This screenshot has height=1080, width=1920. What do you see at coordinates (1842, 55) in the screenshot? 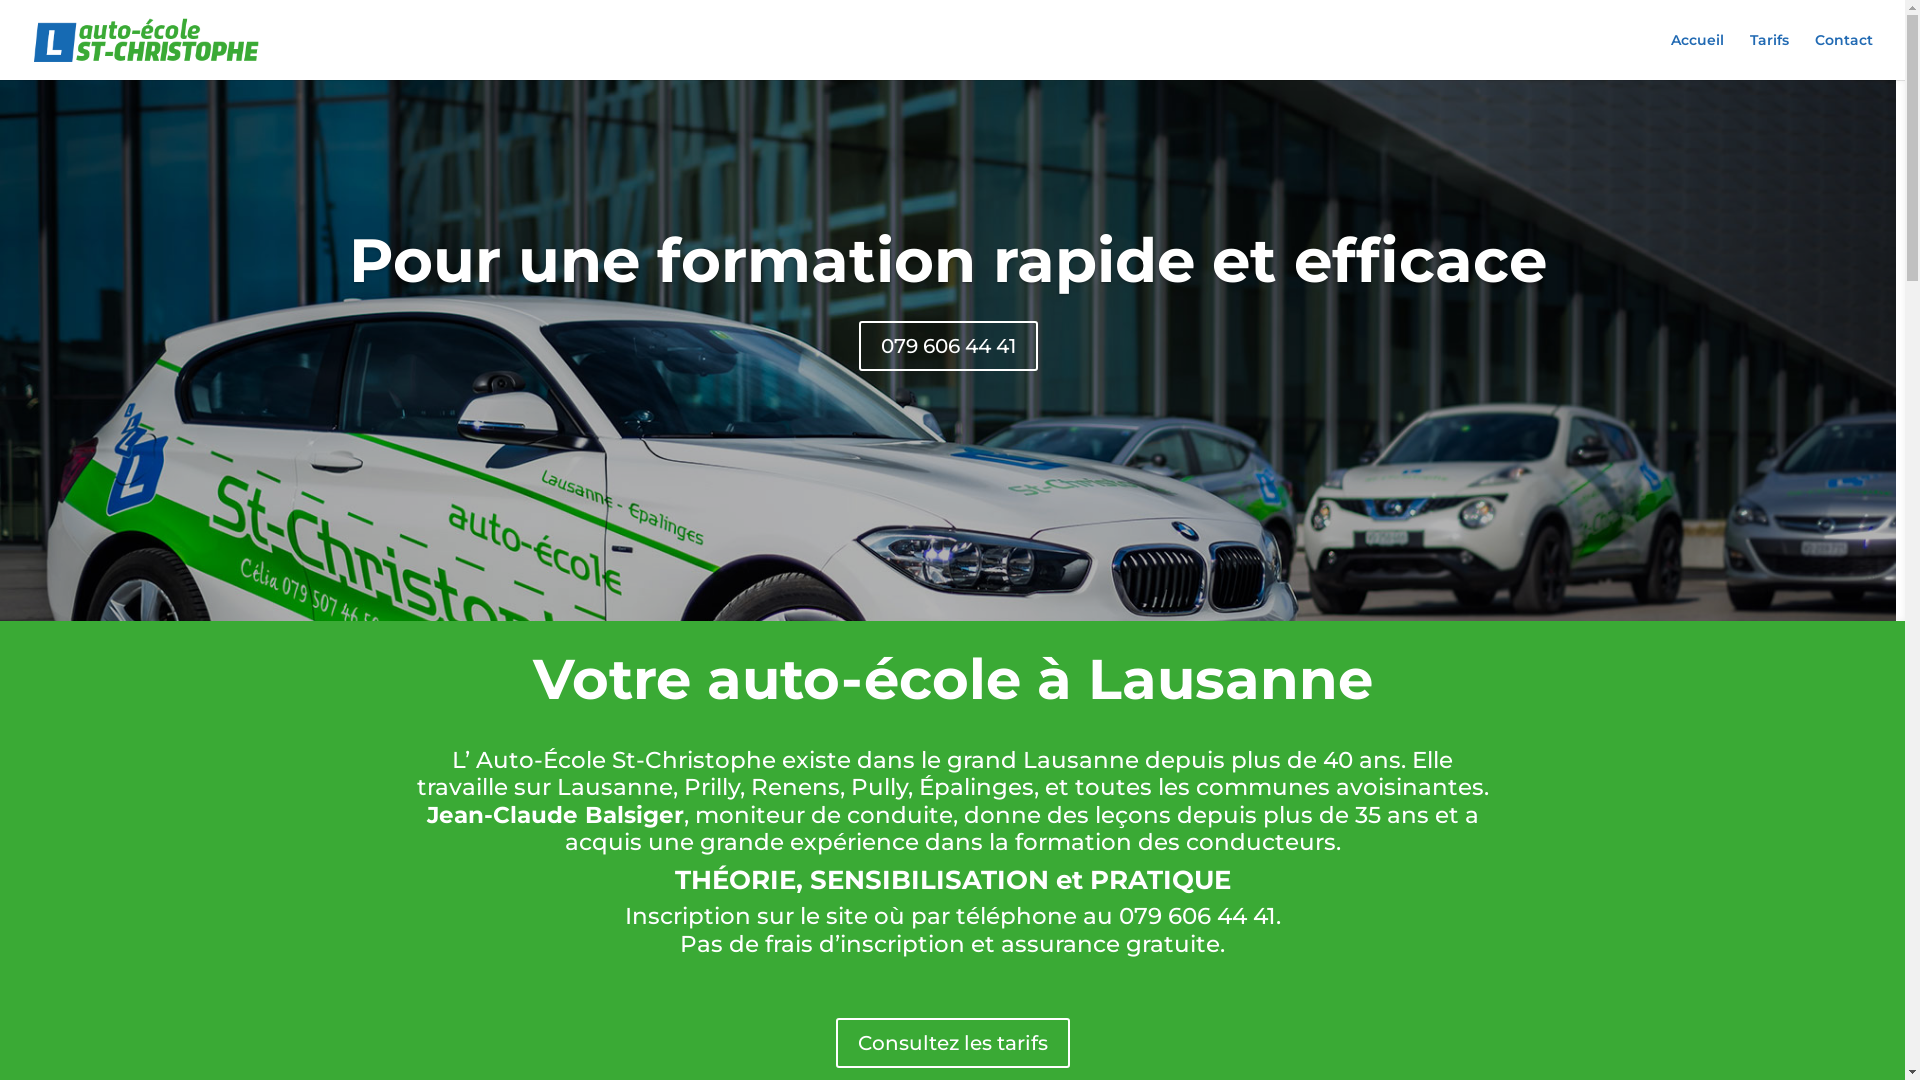
I see `'Contact'` at bounding box center [1842, 55].